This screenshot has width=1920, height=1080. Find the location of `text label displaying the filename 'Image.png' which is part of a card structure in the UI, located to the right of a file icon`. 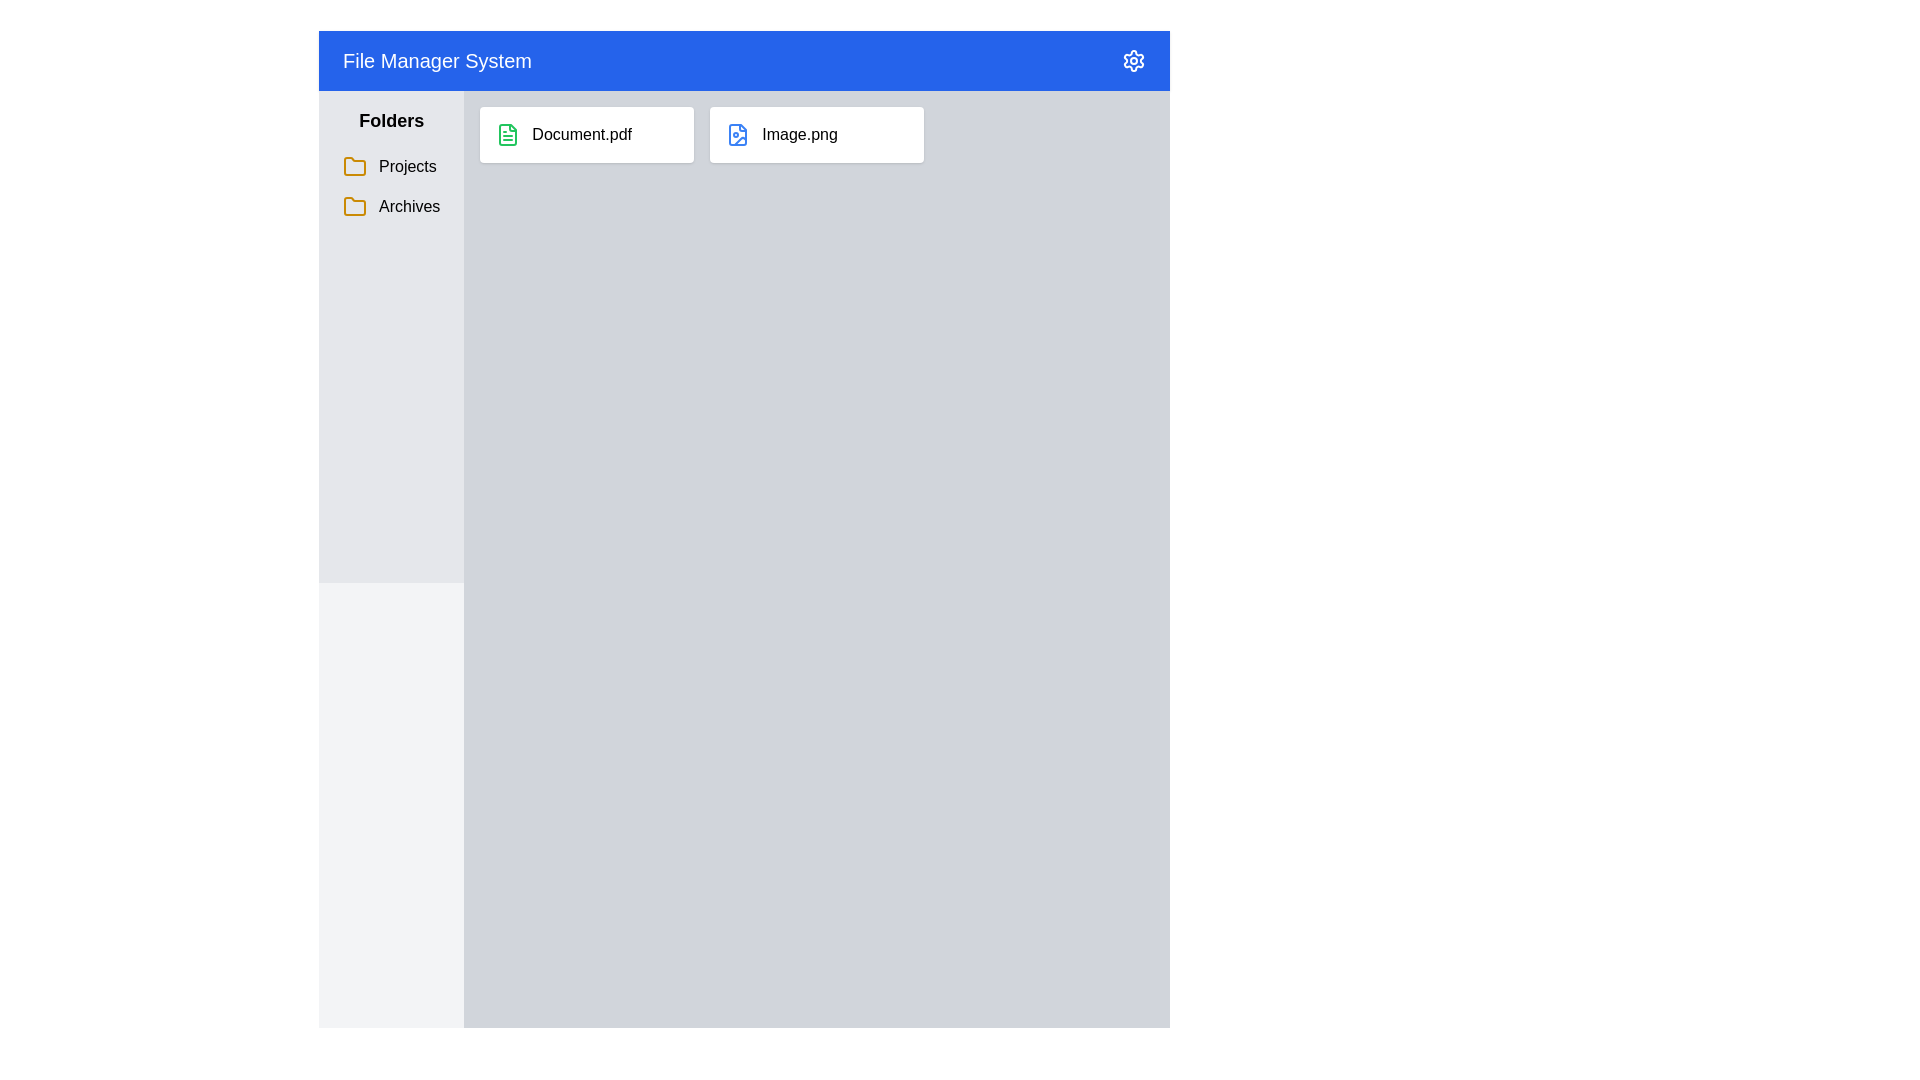

text label displaying the filename 'Image.png' which is part of a card structure in the UI, located to the right of a file icon is located at coordinates (800, 135).